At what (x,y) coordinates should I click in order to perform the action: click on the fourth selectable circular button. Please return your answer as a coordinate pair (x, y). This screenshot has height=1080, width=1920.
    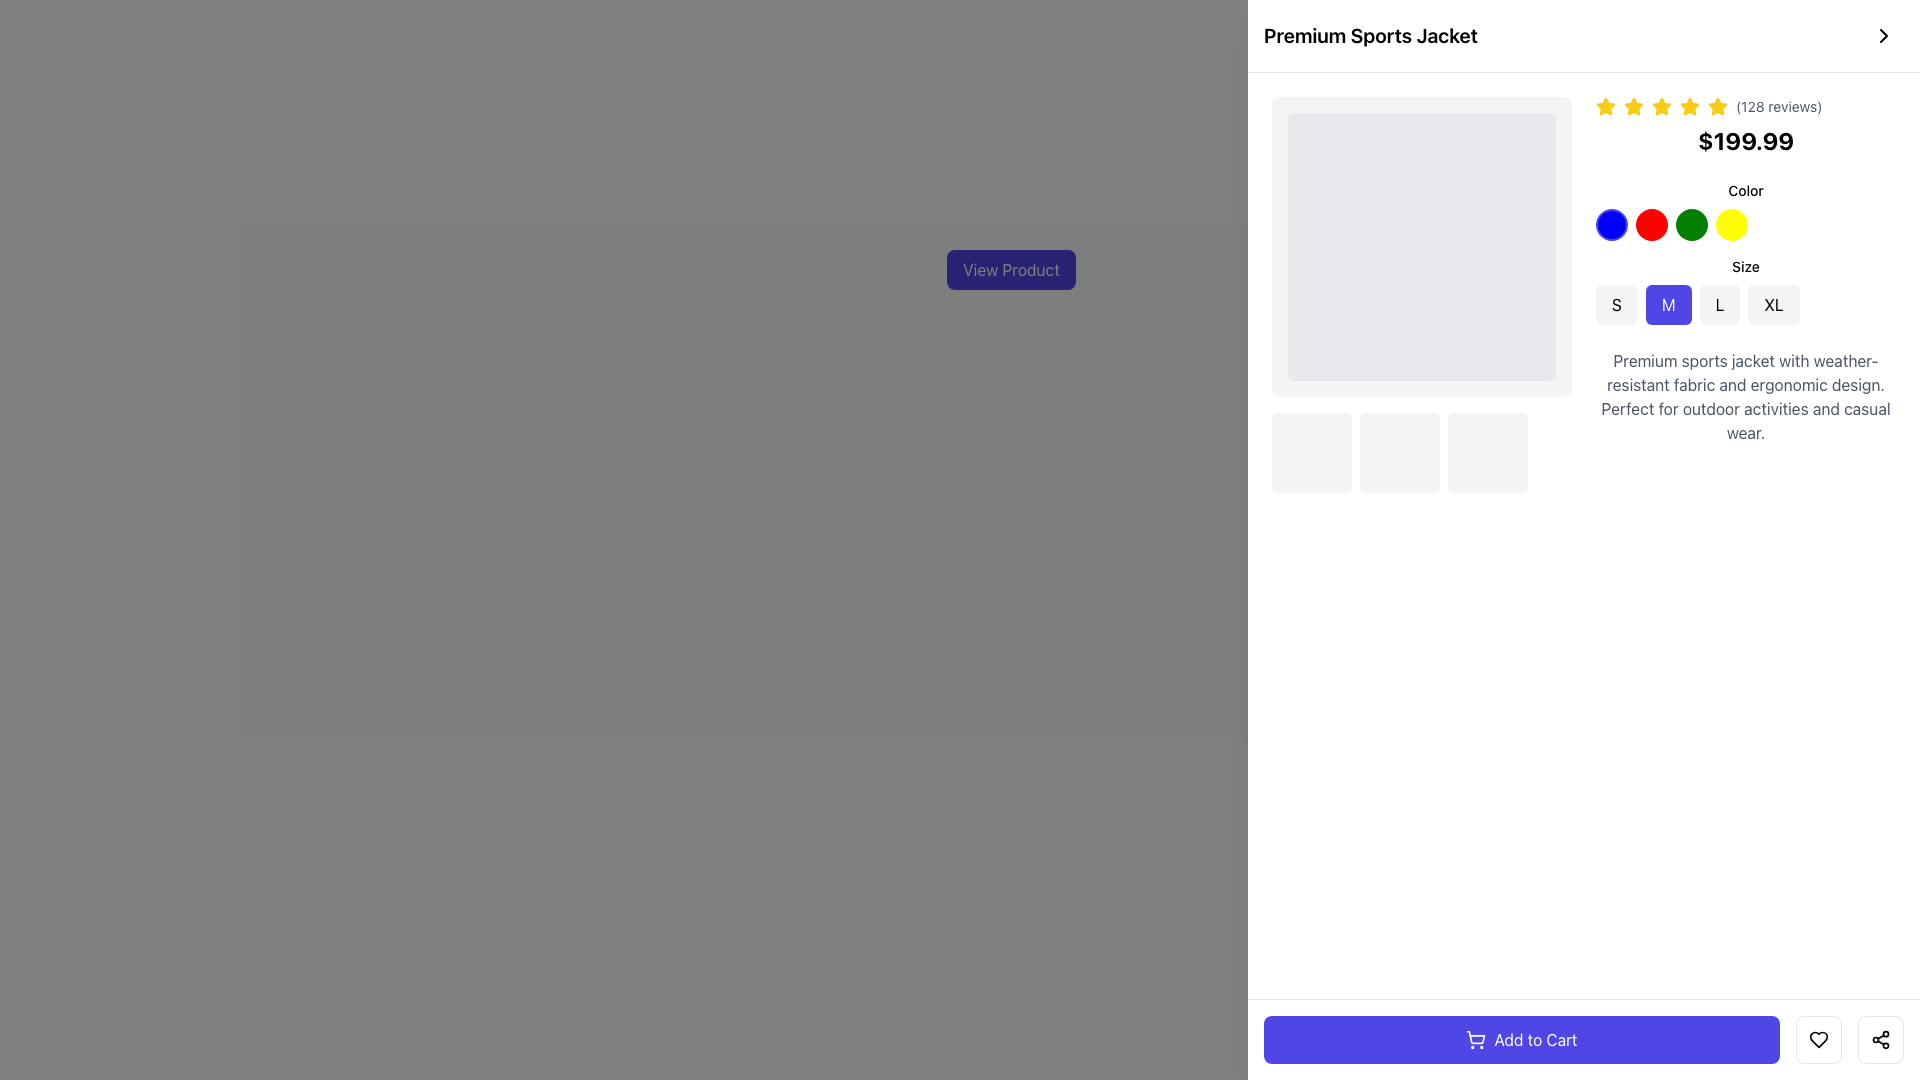
    Looking at the image, I should click on (1745, 224).